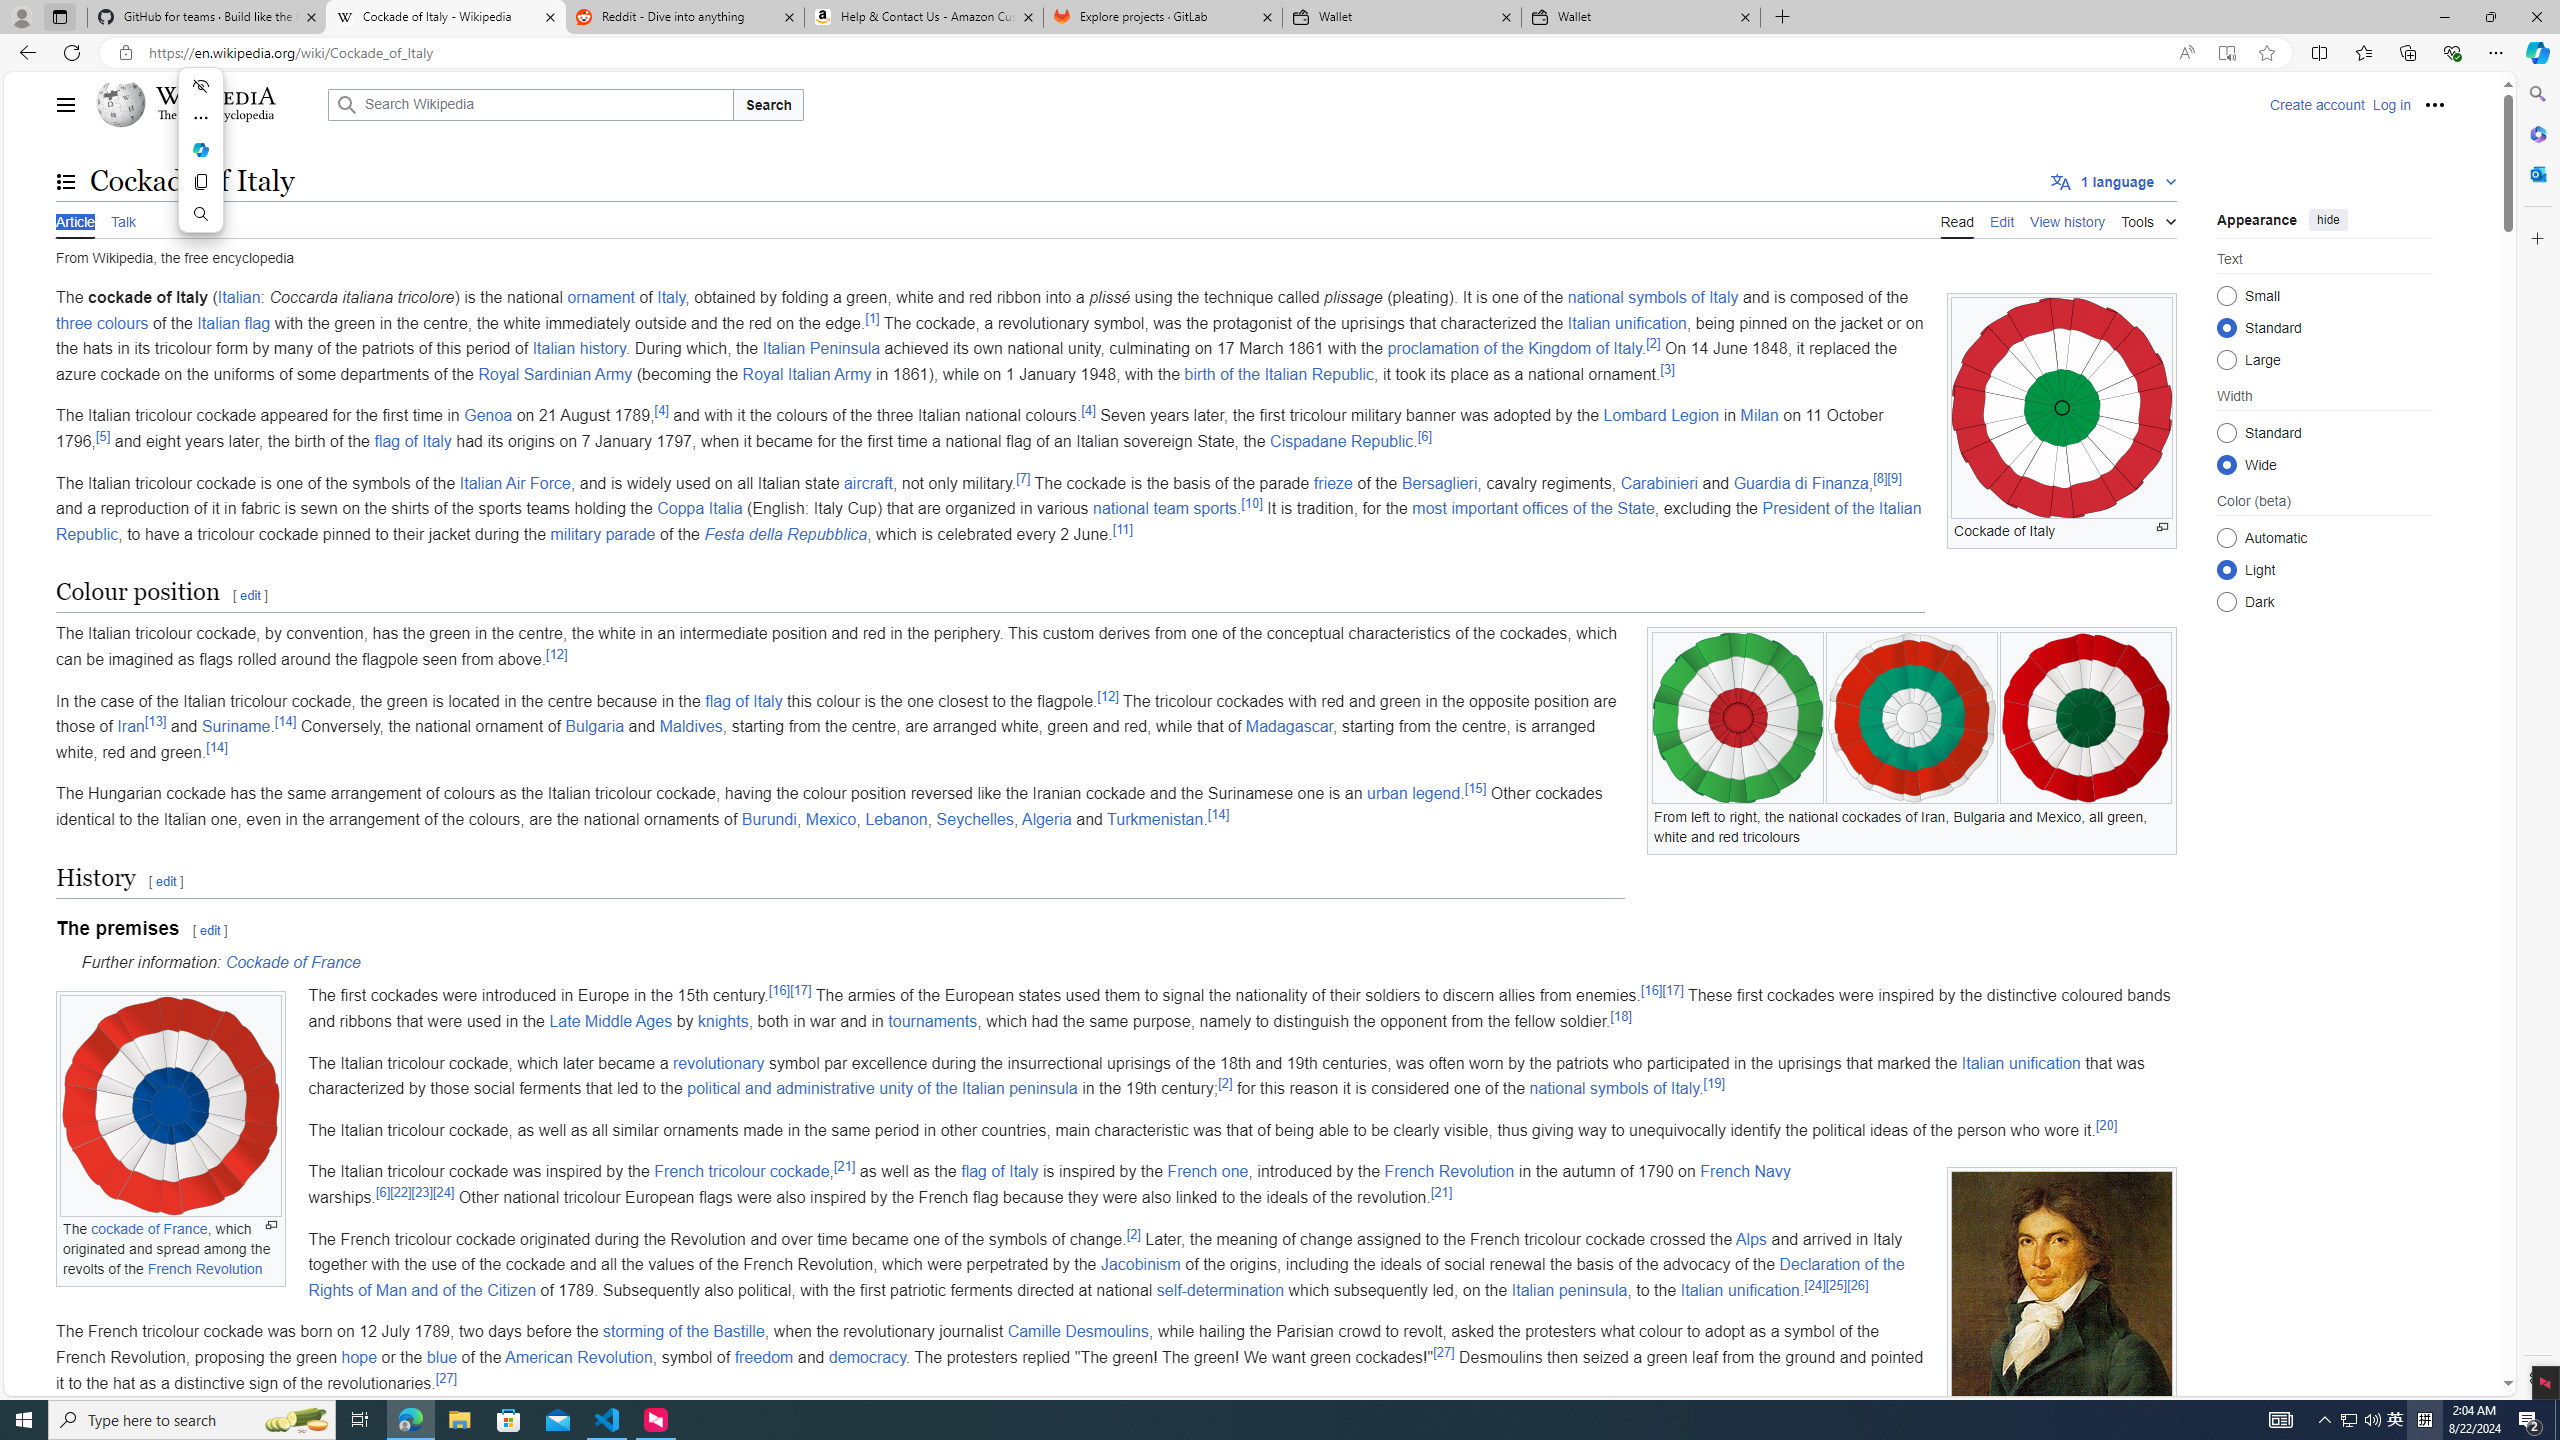  What do you see at coordinates (807, 372) in the screenshot?
I see `'Royal Italian Army'` at bounding box center [807, 372].